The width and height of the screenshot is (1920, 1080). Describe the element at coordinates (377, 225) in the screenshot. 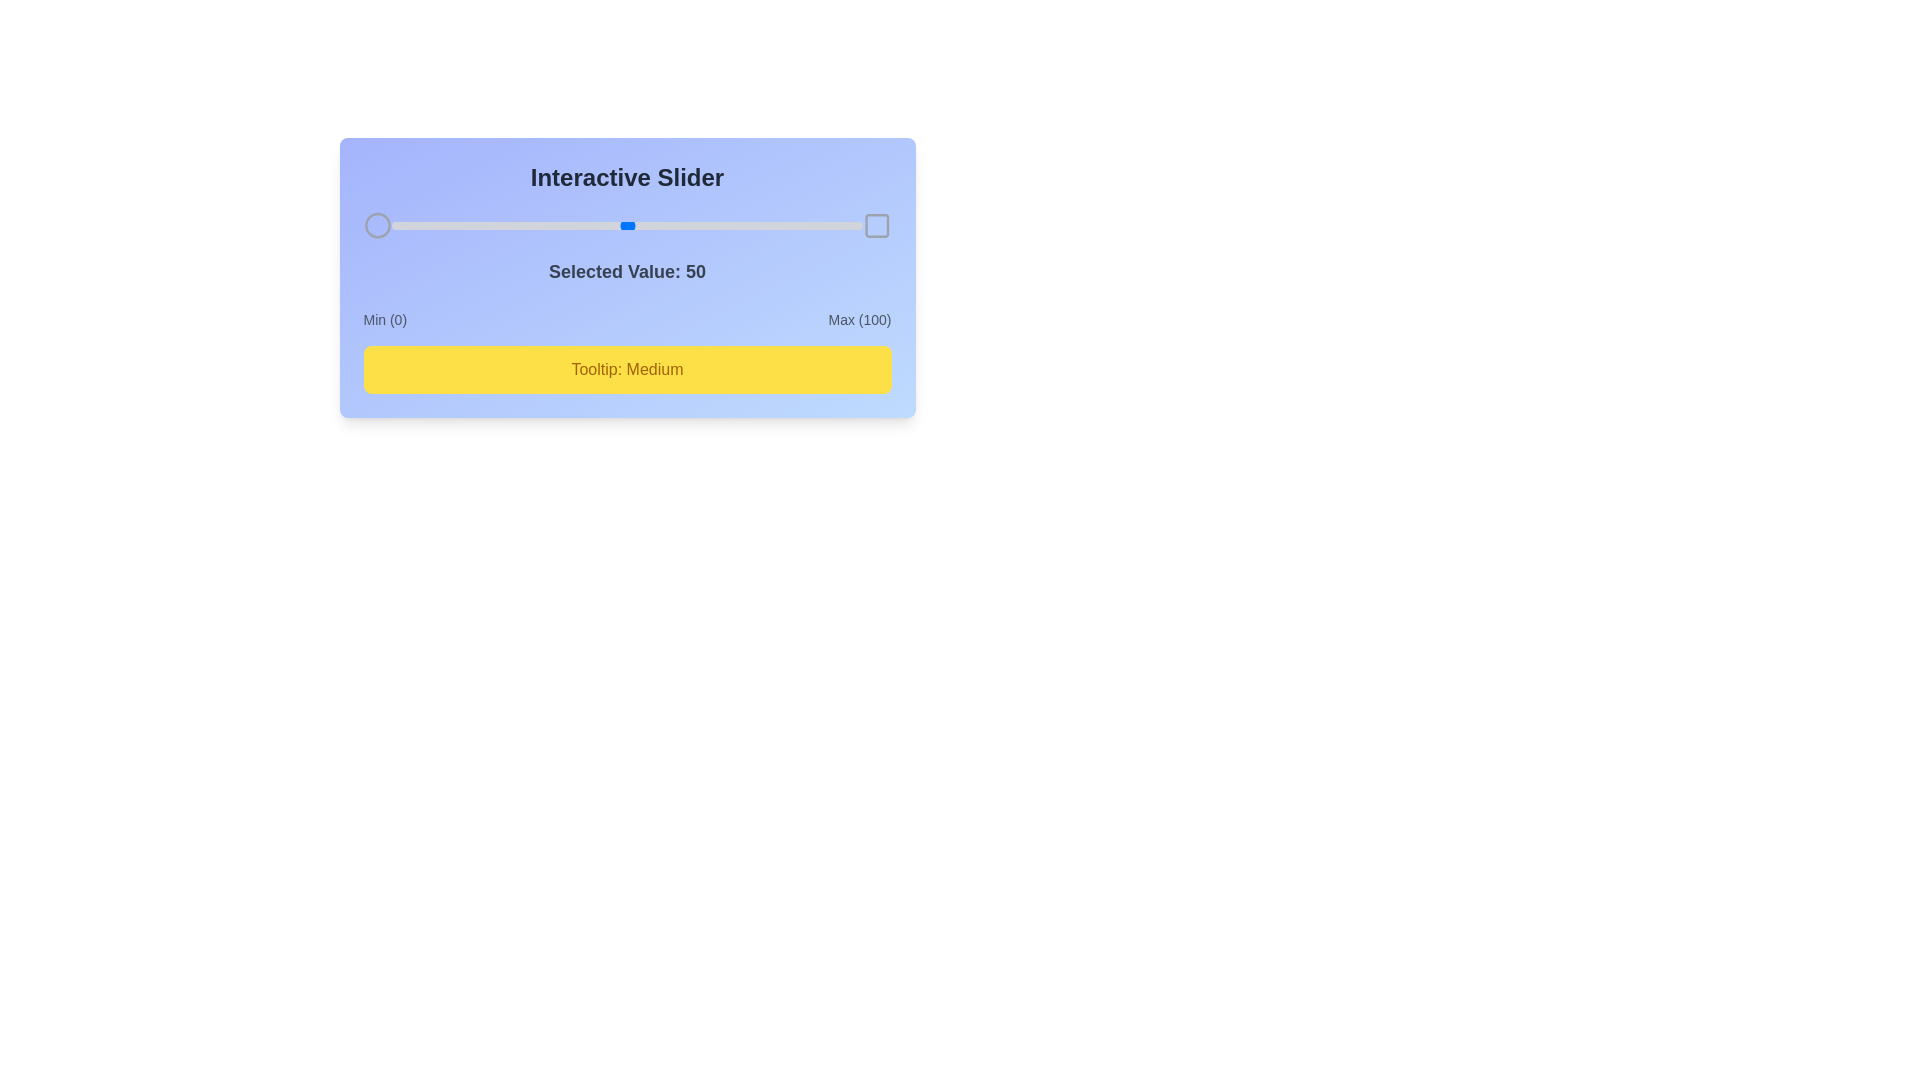

I see `the circular icon next to the slider` at that location.